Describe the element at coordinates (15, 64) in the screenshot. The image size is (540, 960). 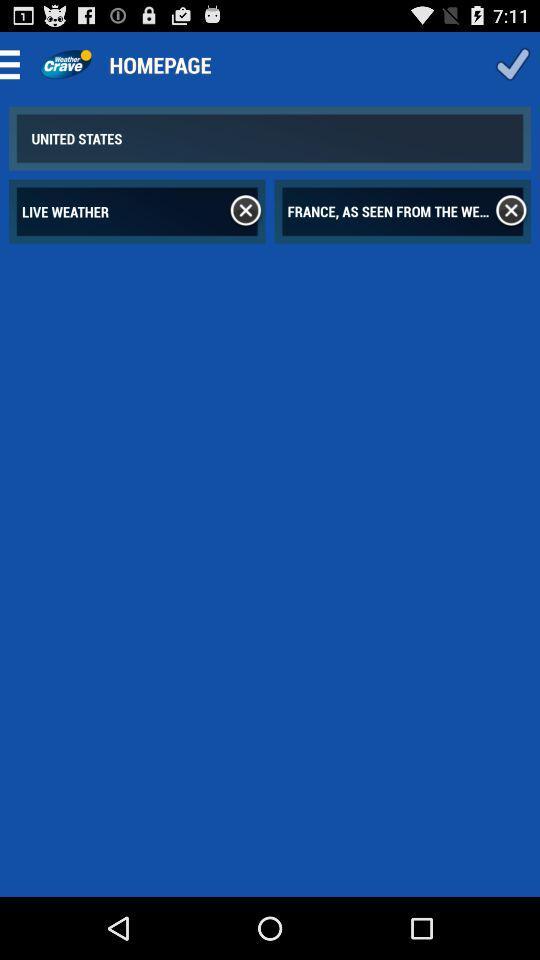
I see `main menu` at that location.